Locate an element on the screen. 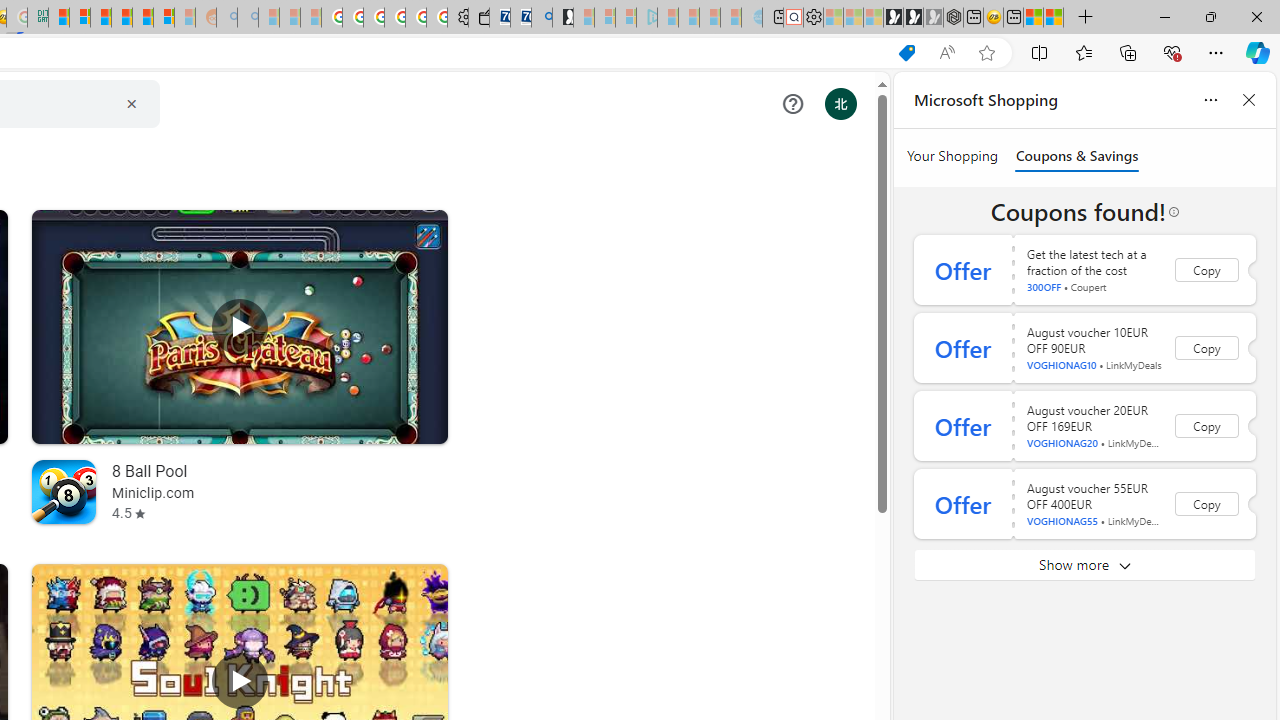 The image size is (1280, 720). 'Play Soul Knight' is located at coordinates (240, 680).